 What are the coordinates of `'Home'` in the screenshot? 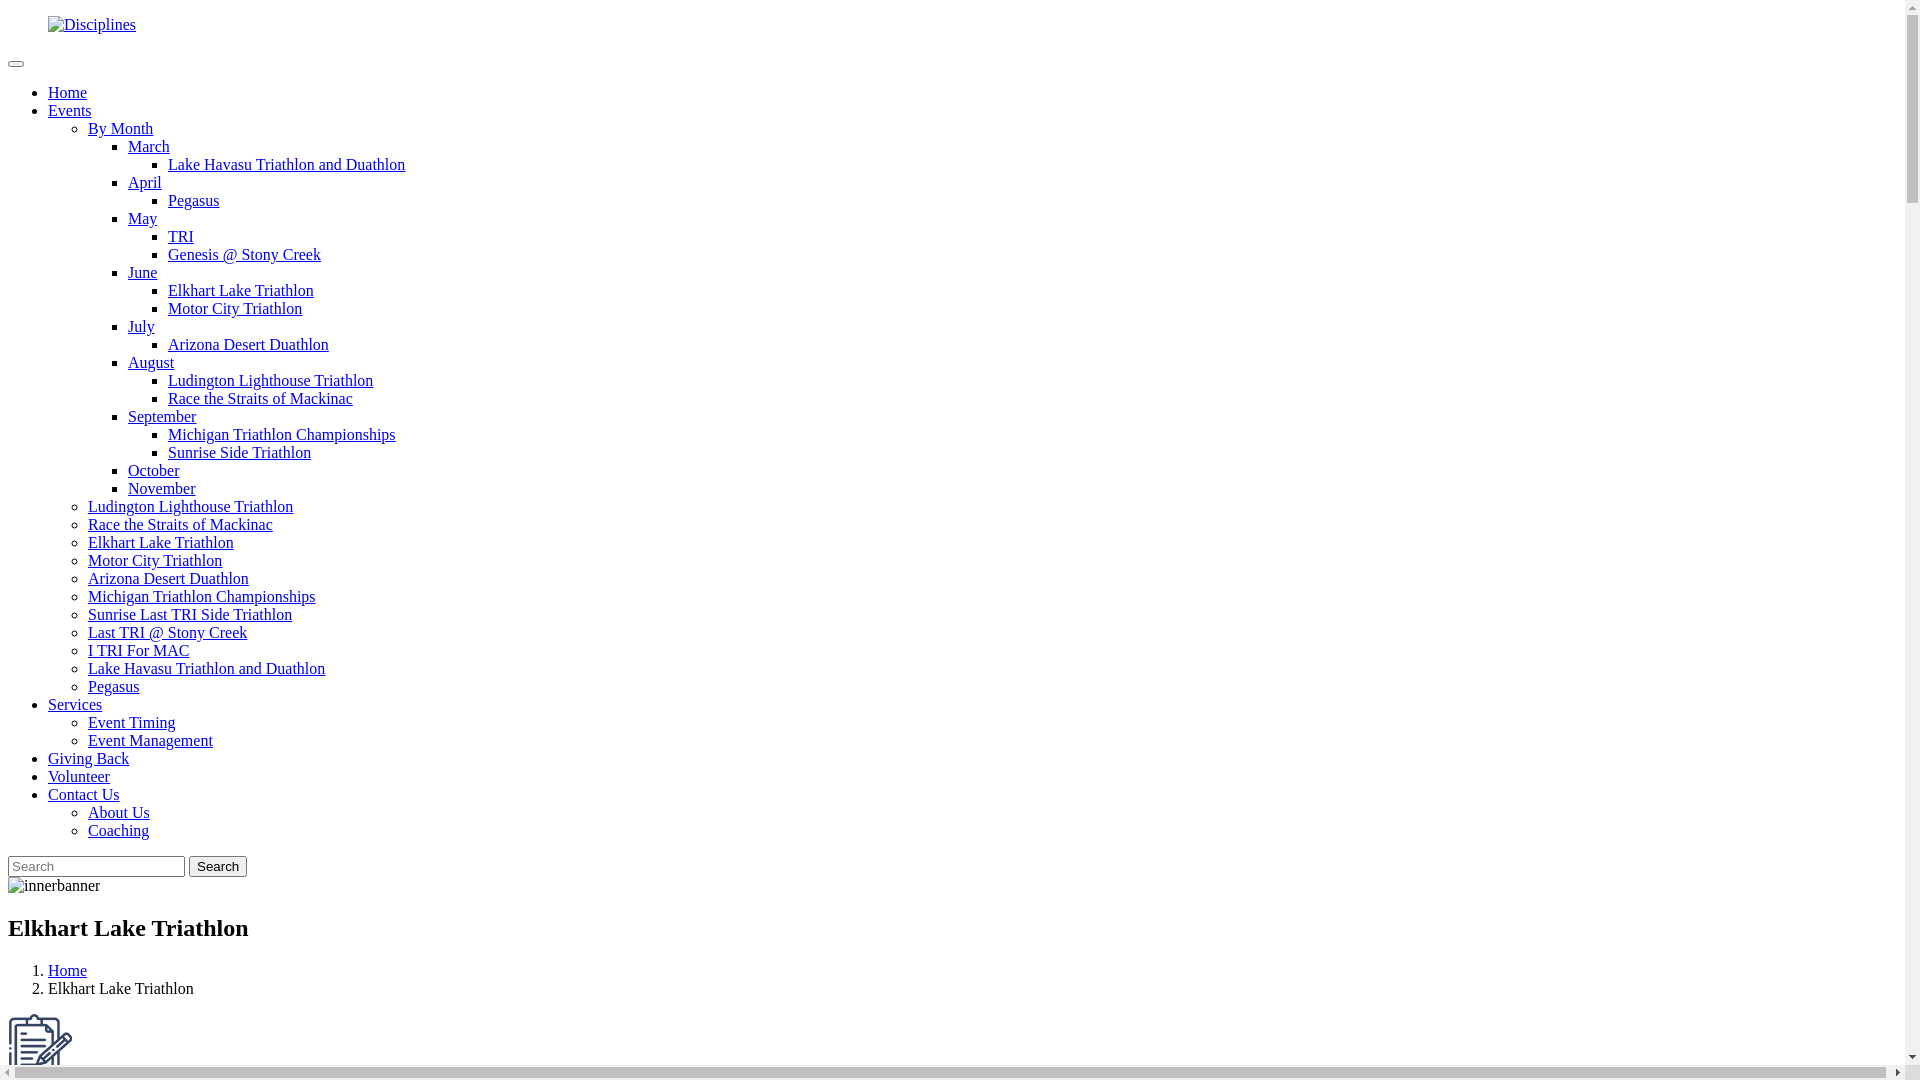 It's located at (67, 969).